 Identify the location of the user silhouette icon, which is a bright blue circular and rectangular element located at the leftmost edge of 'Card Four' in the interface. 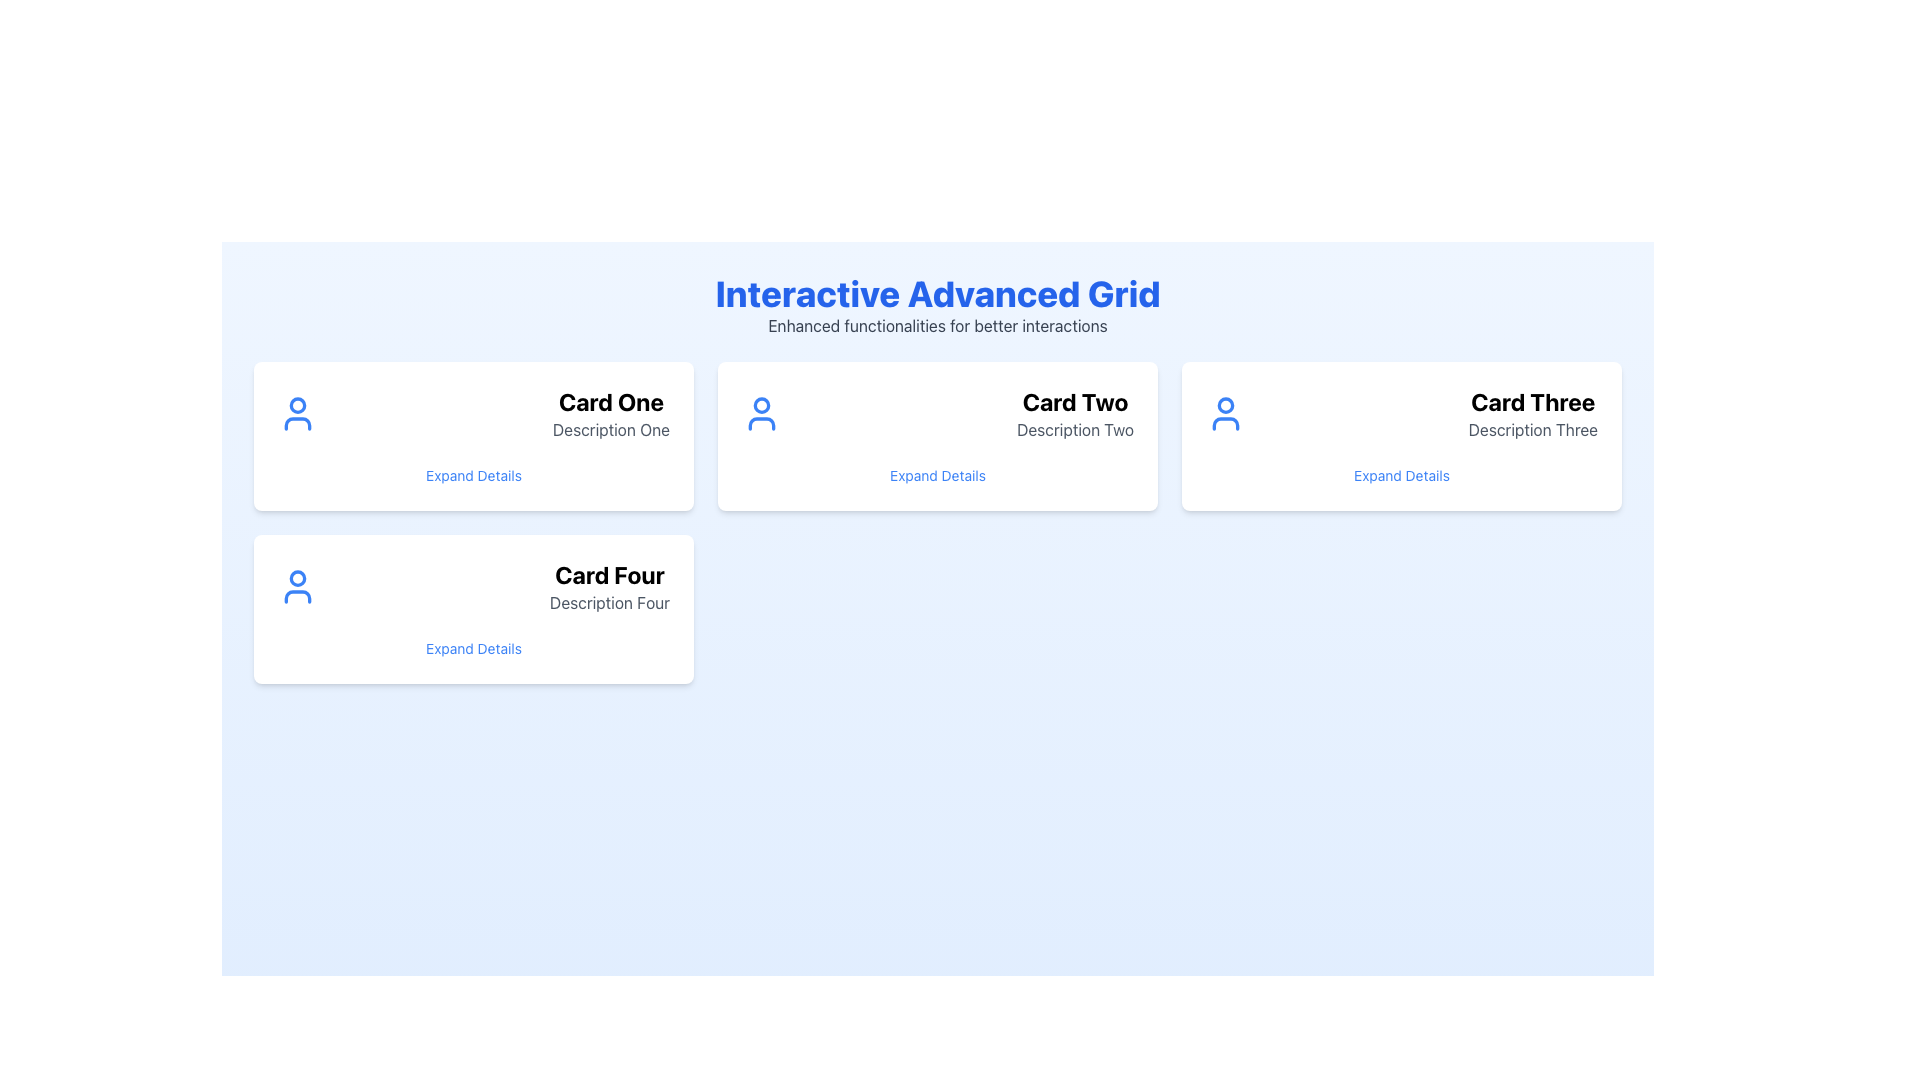
(296, 585).